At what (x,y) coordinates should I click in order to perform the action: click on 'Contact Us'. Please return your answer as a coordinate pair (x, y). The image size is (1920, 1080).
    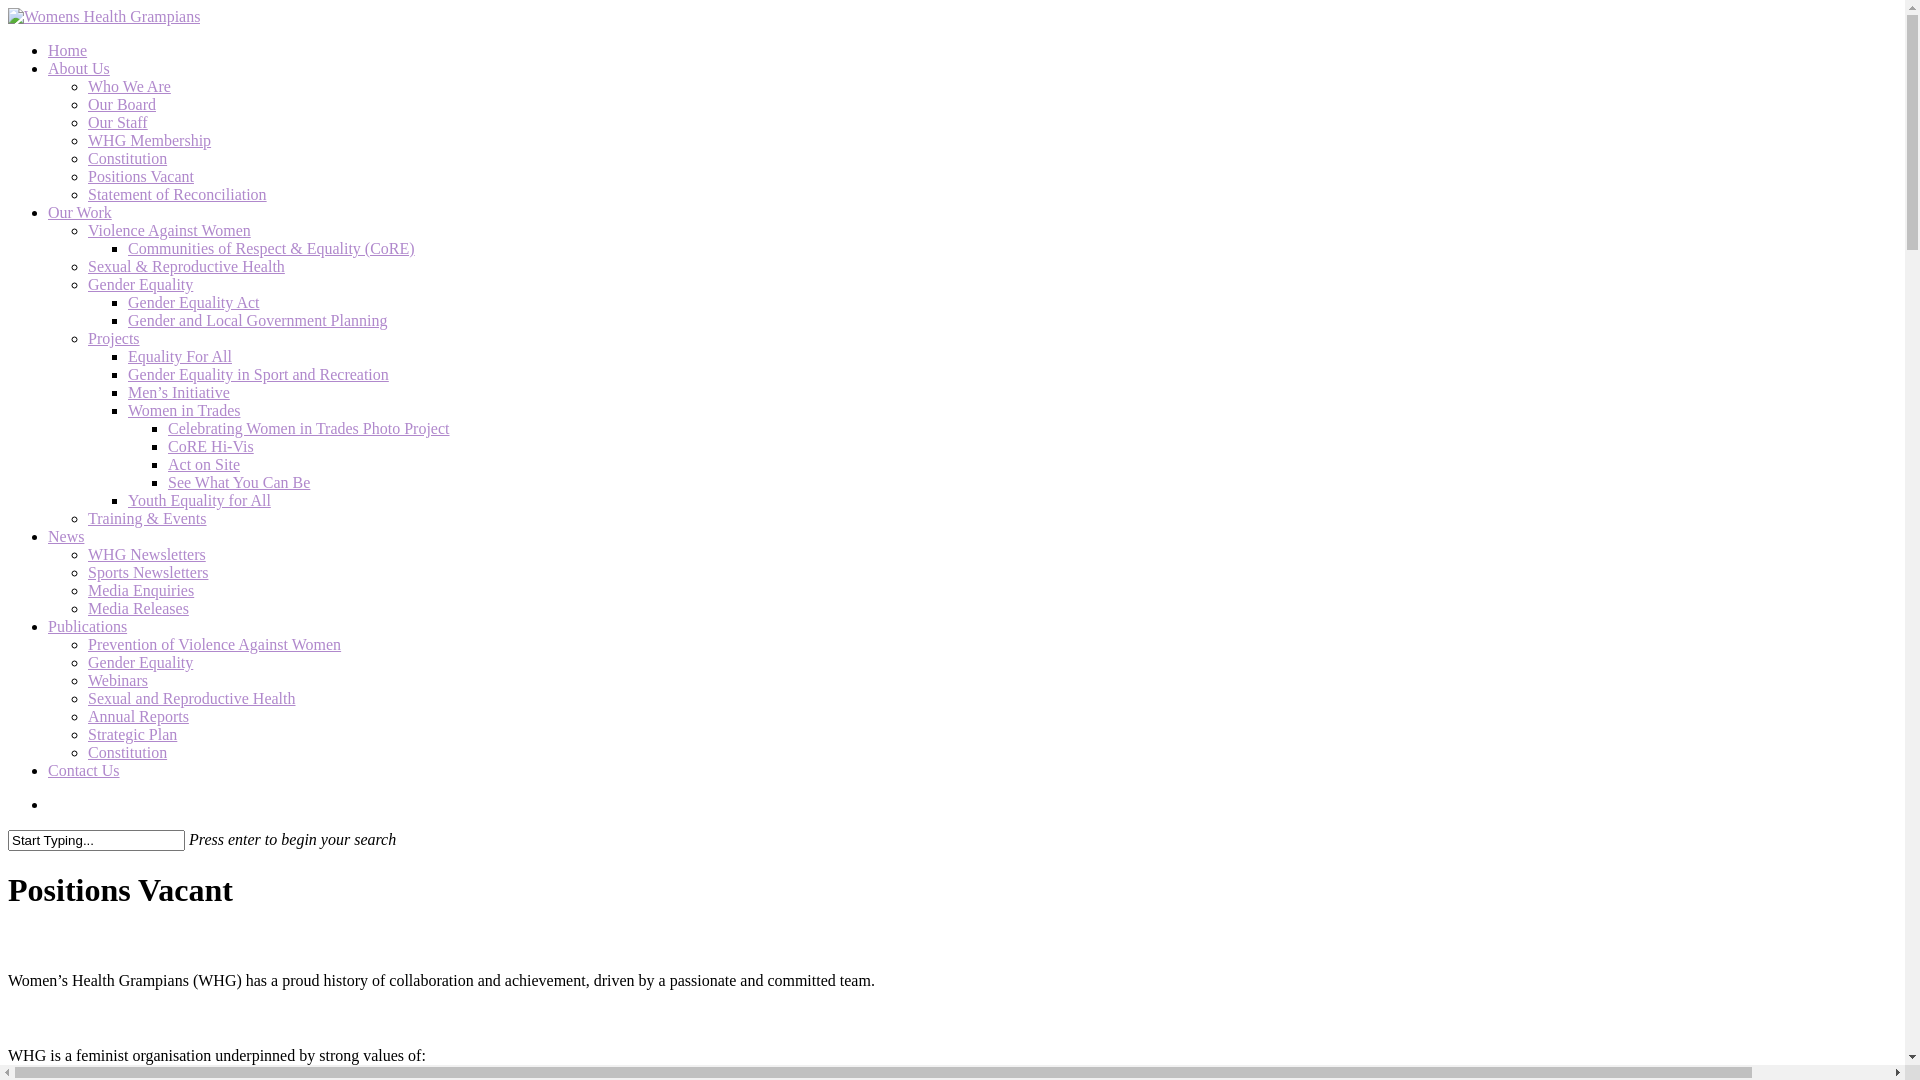
    Looking at the image, I should click on (48, 769).